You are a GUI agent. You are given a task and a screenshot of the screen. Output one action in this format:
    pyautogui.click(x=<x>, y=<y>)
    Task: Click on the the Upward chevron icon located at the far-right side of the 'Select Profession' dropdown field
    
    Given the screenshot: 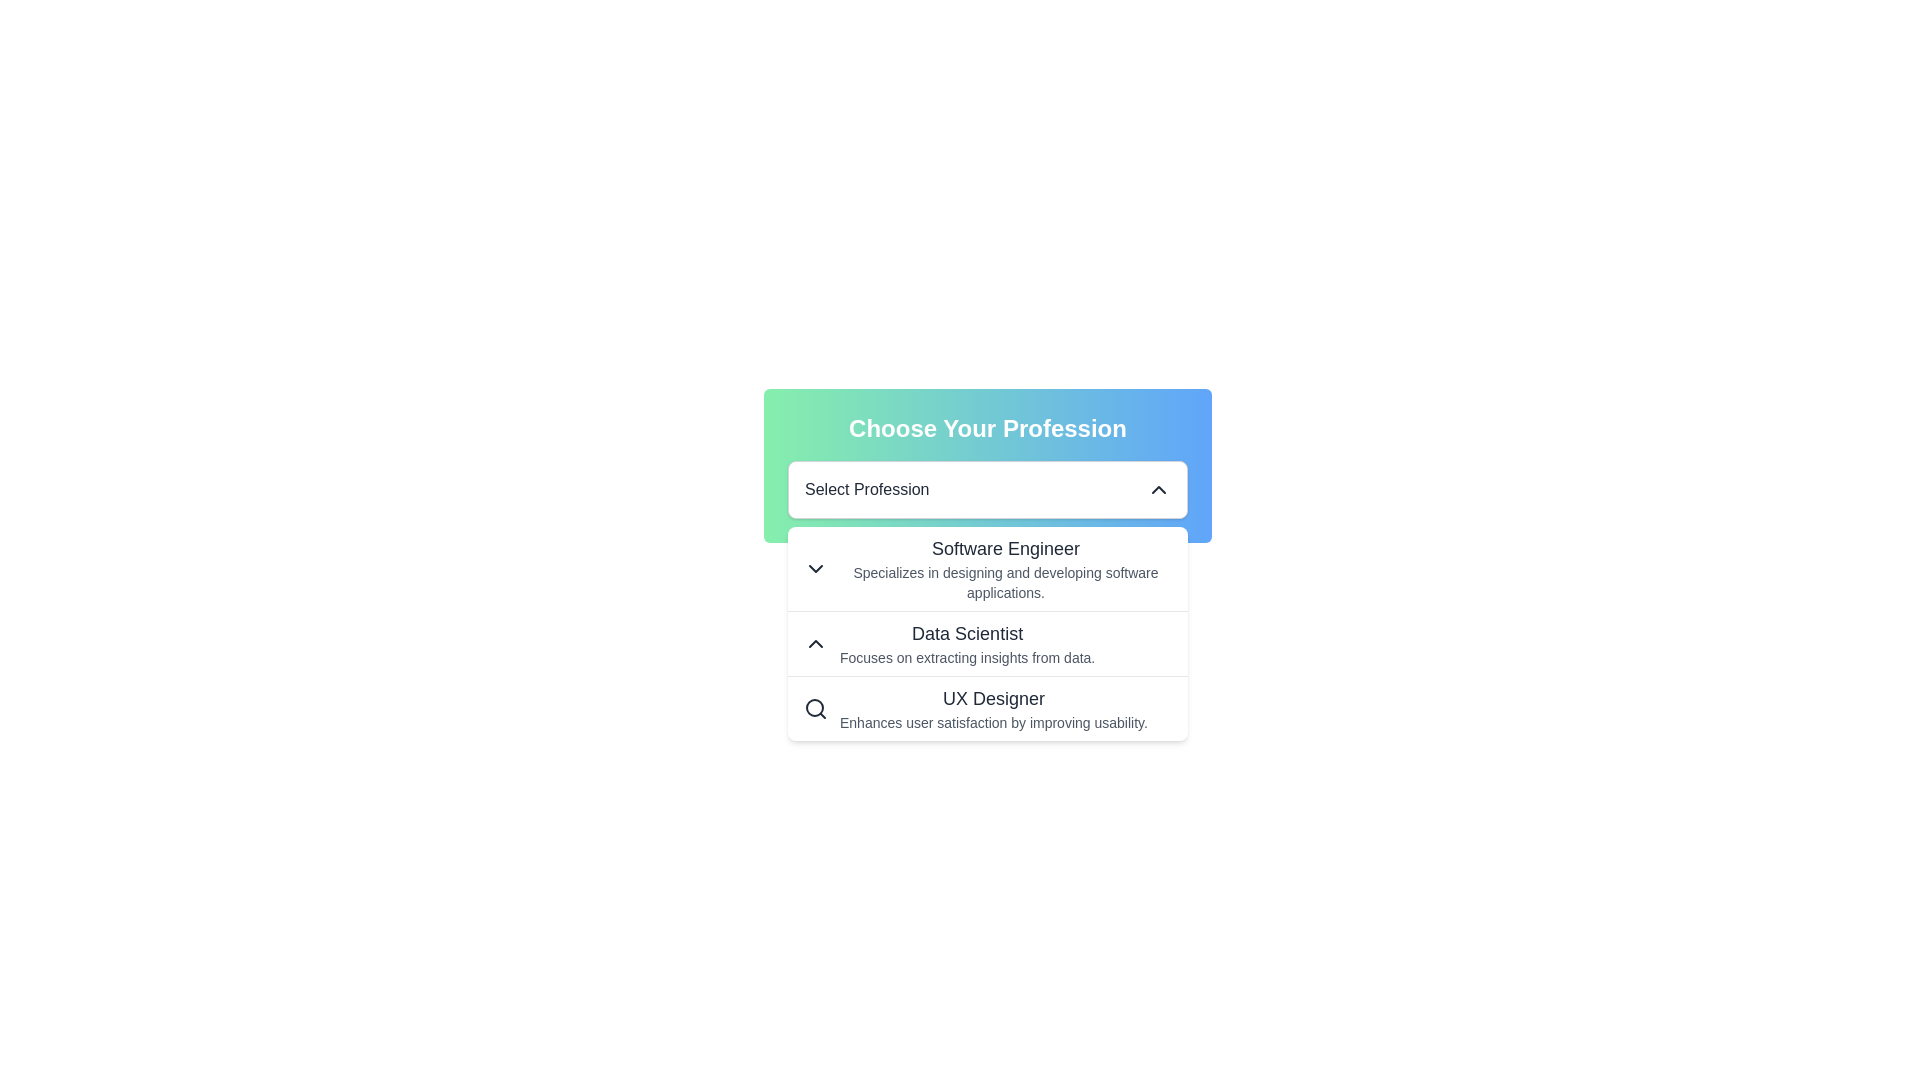 What is the action you would take?
    pyautogui.click(x=1158, y=489)
    